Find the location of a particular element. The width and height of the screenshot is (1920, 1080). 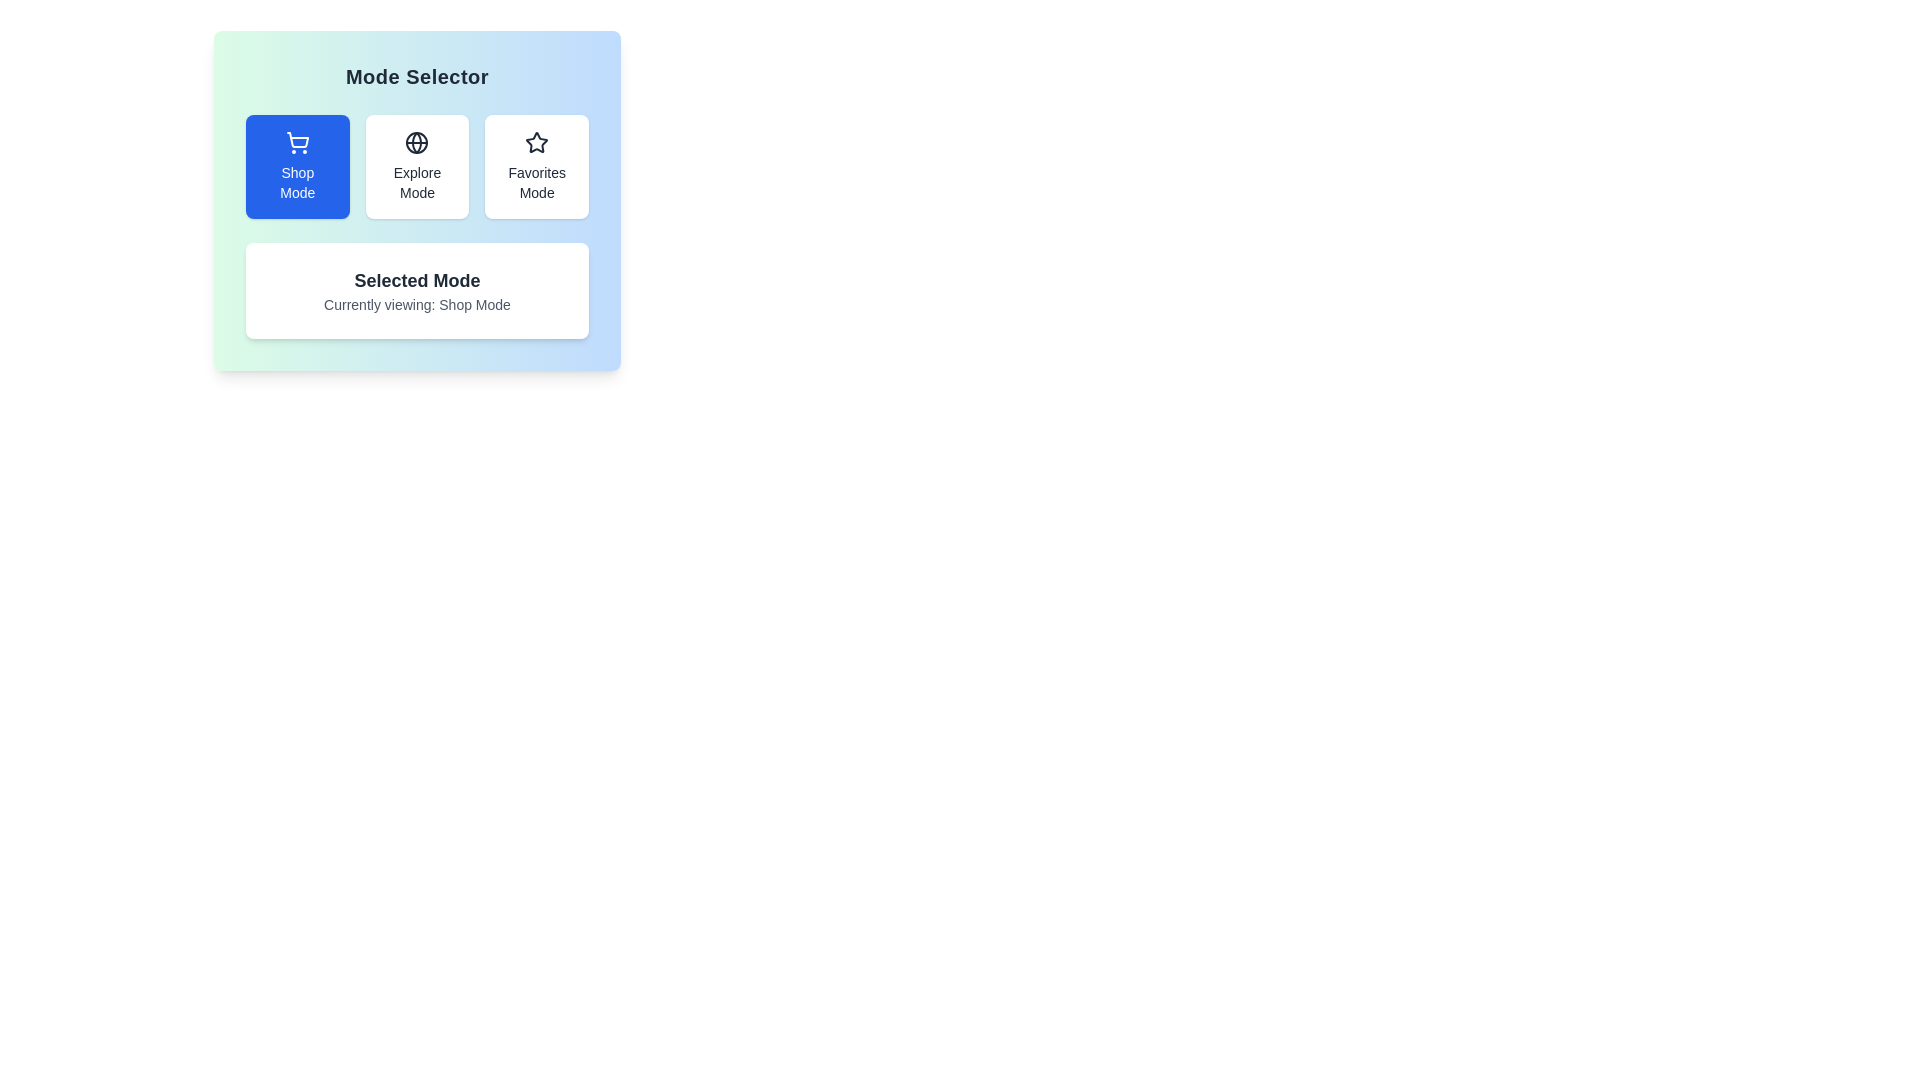

the 'Explore Mode' button, which is a rounded button with a white background and gray text, located centrally between the 'Shop Mode' and 'Favorites Mode' buttons, under the 'Mode Selector' header is located at coordinates (416, 165).